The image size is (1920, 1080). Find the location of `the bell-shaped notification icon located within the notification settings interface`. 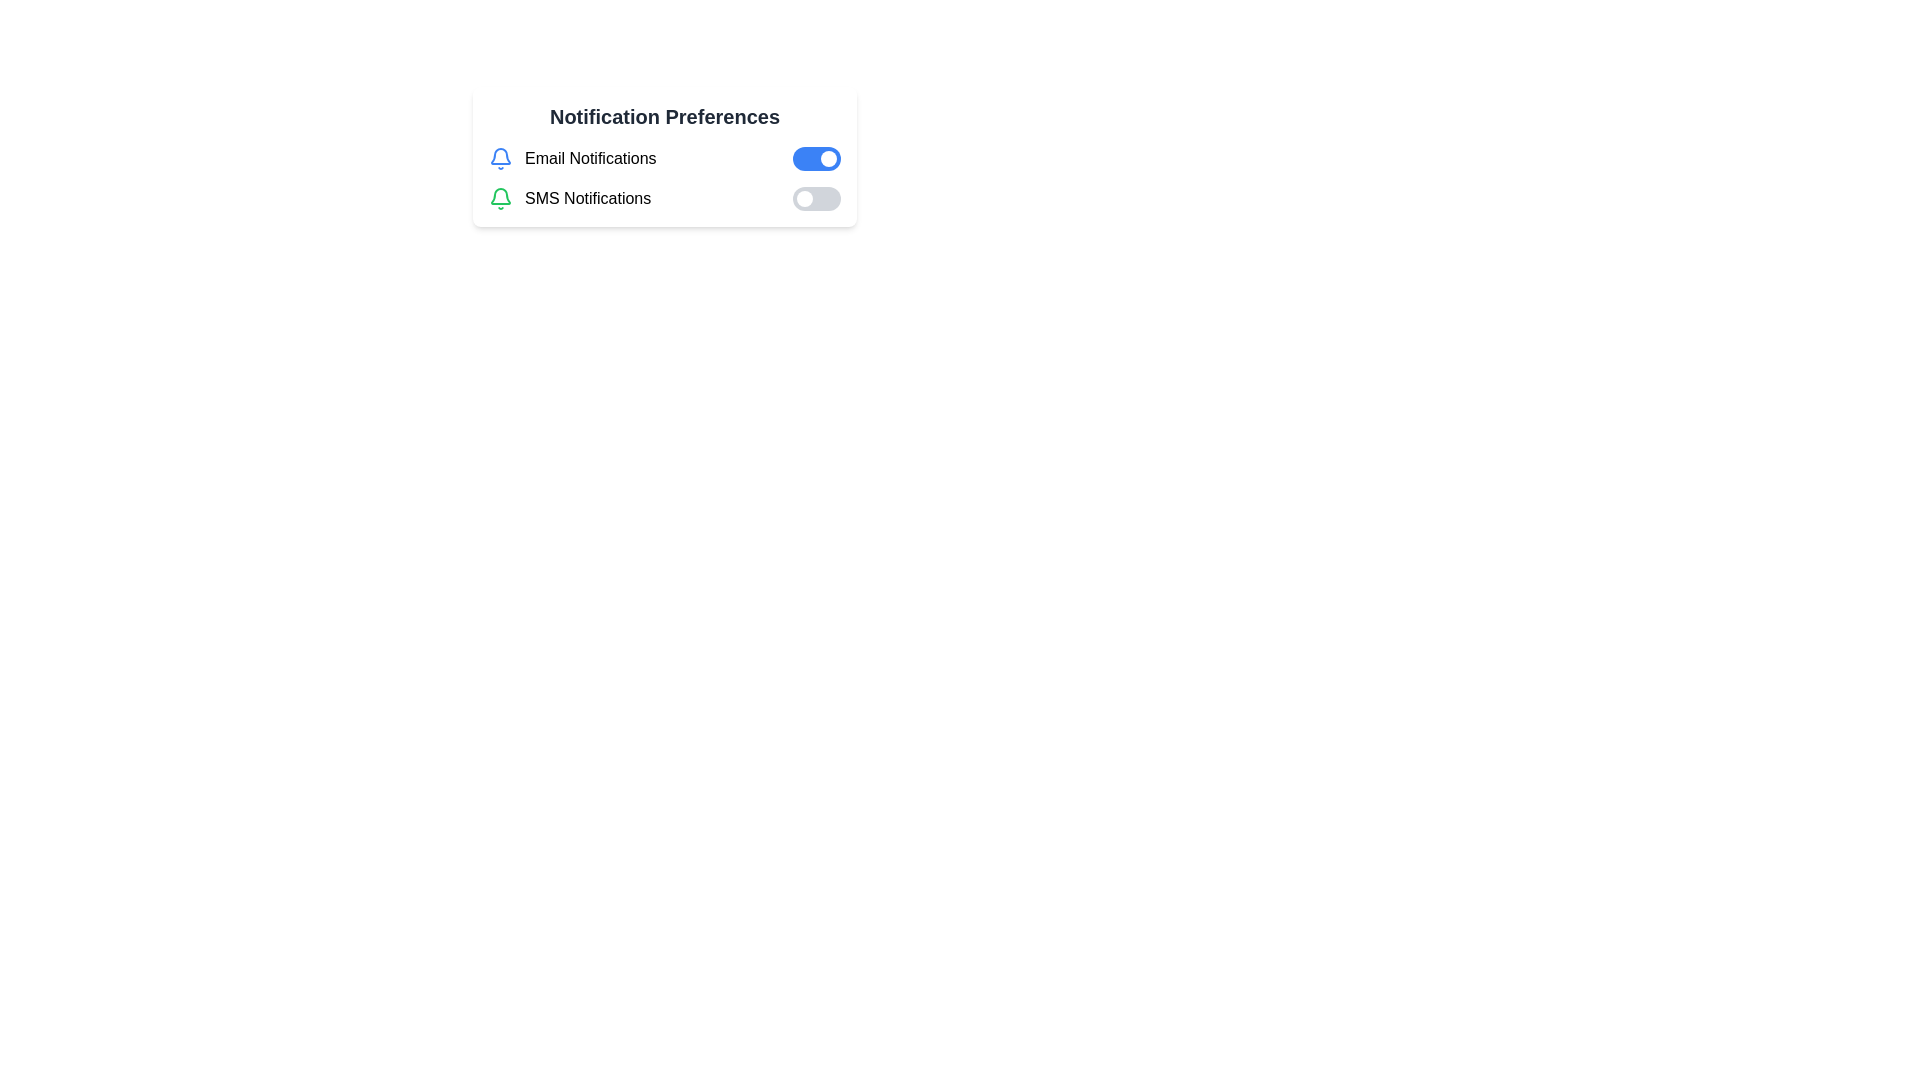

the bell-shaped notification icon located within the notification settings interface is located at coordinates (500, 196).